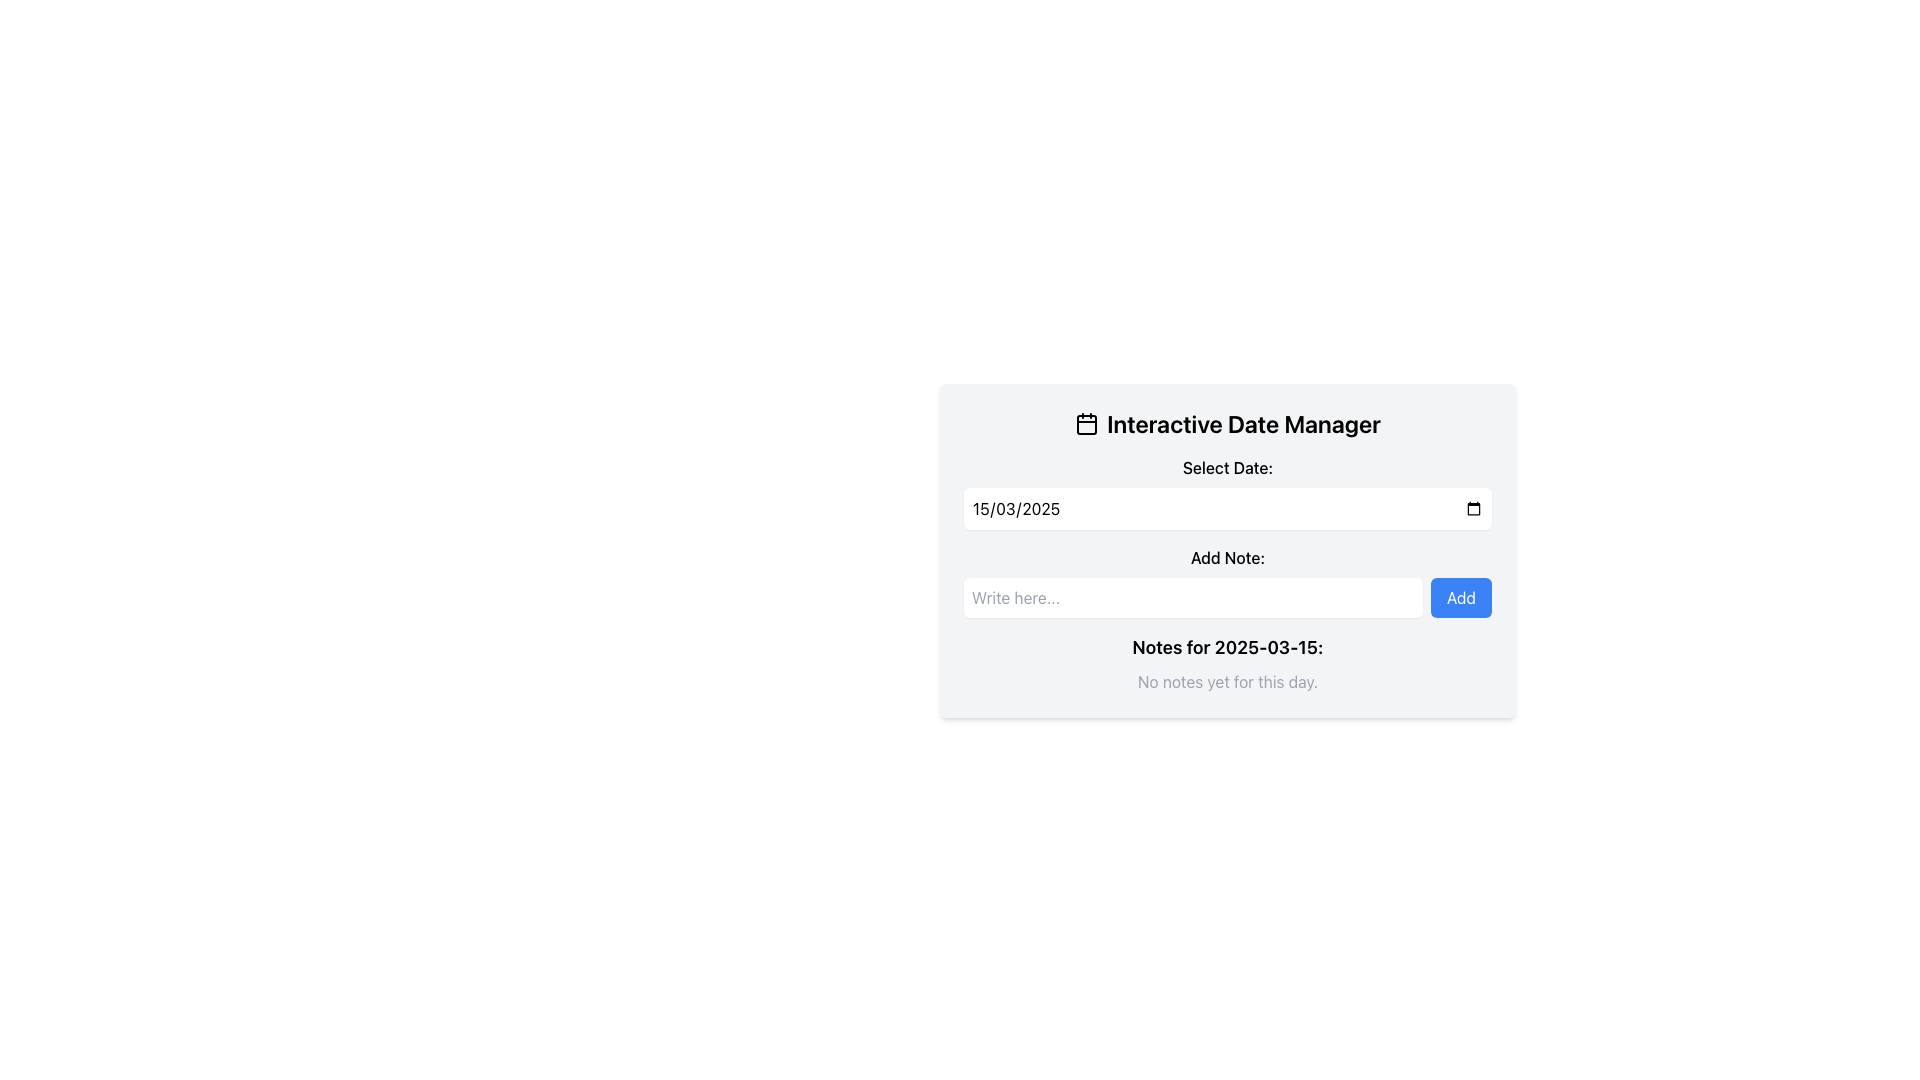 This screenshot has width=1920, height=1080. Describe the element at coordinates (1086, 423) in the screenshot. I see `the rounded rectangle calendar icon element within the interactive date manager interface` at that location.